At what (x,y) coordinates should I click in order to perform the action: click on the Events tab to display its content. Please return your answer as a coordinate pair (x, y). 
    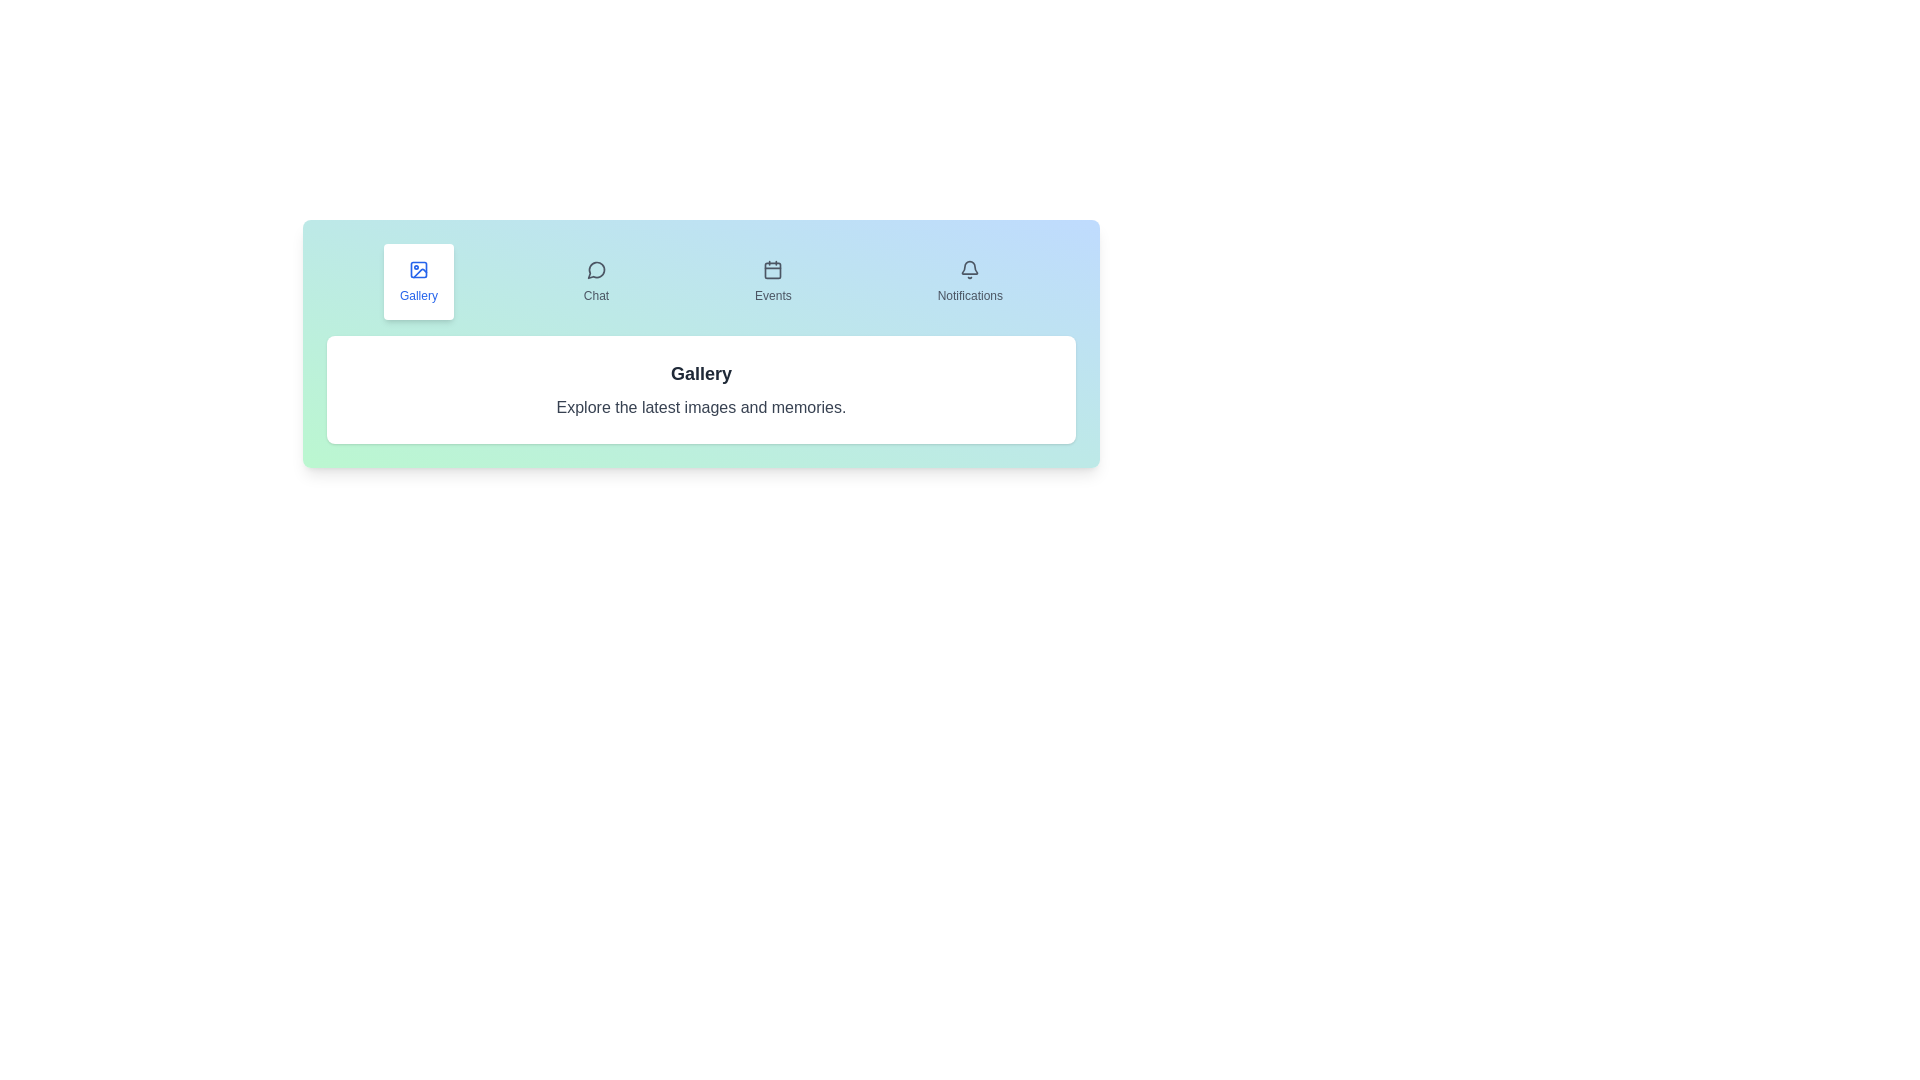
    Looking at the image, I should click on (772, 281).